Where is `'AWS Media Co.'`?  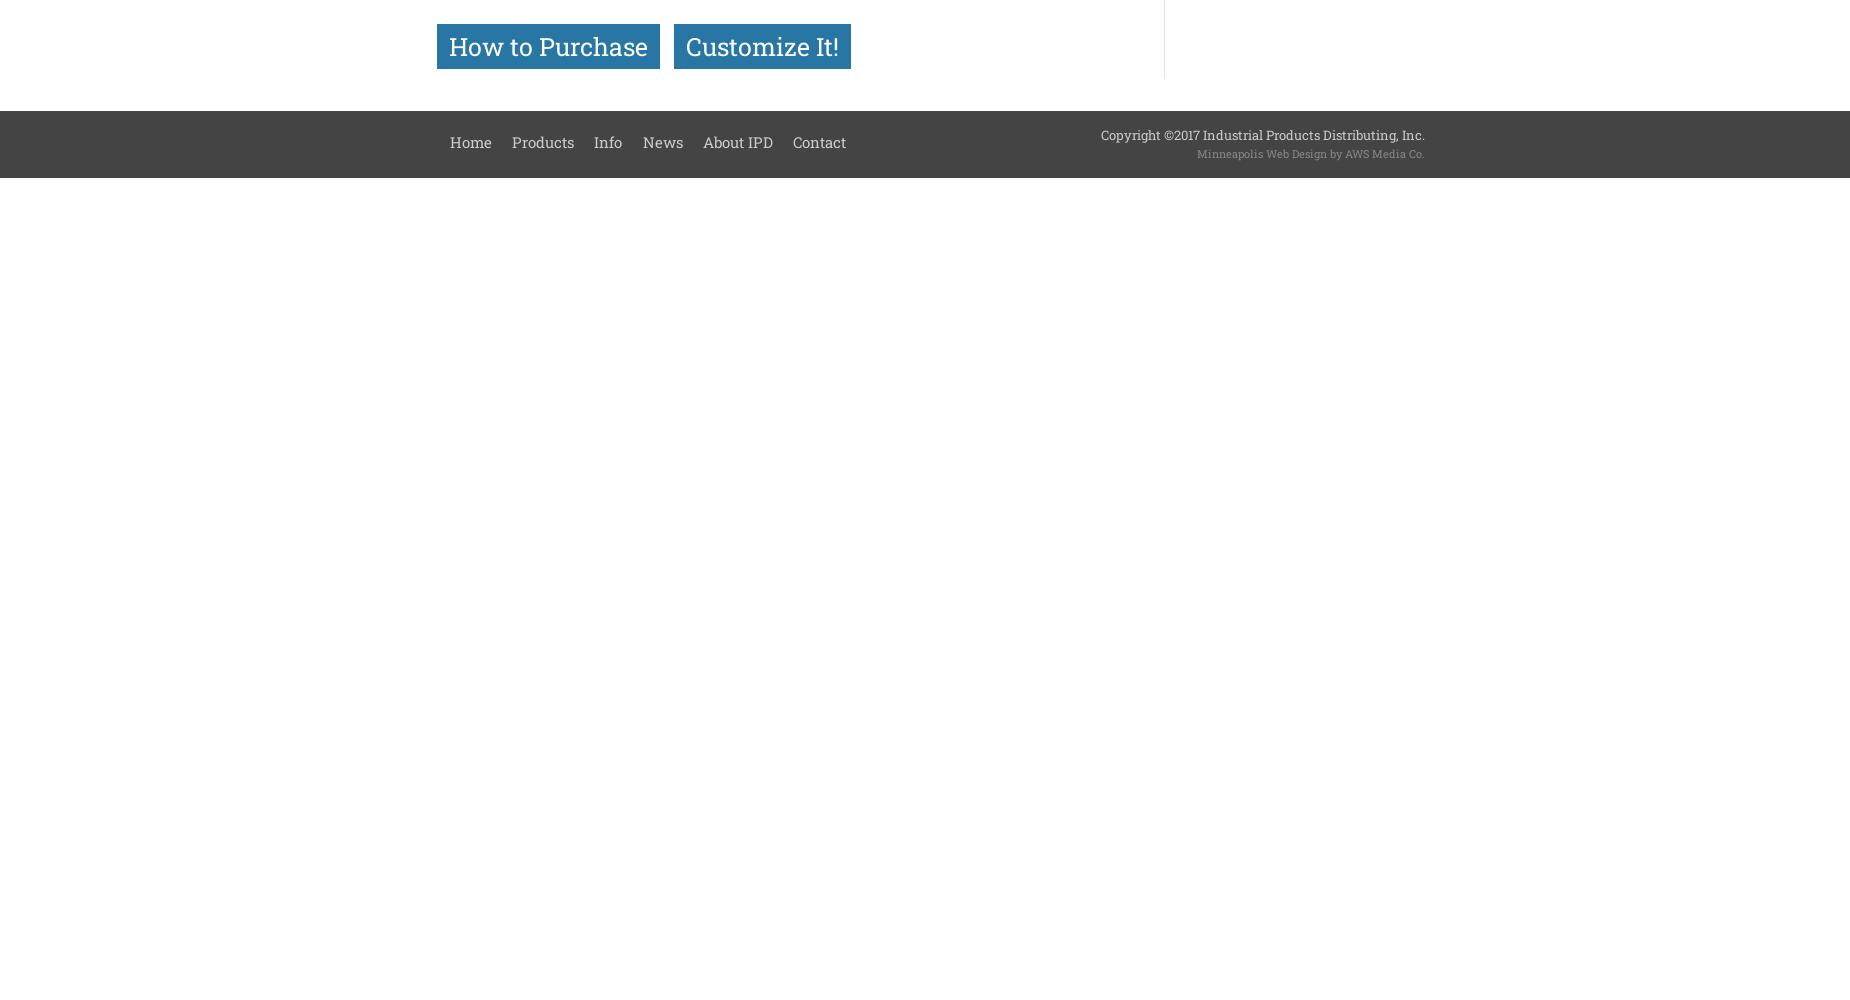
'AWS Media Co.' is located at coordinates (1343, 152).